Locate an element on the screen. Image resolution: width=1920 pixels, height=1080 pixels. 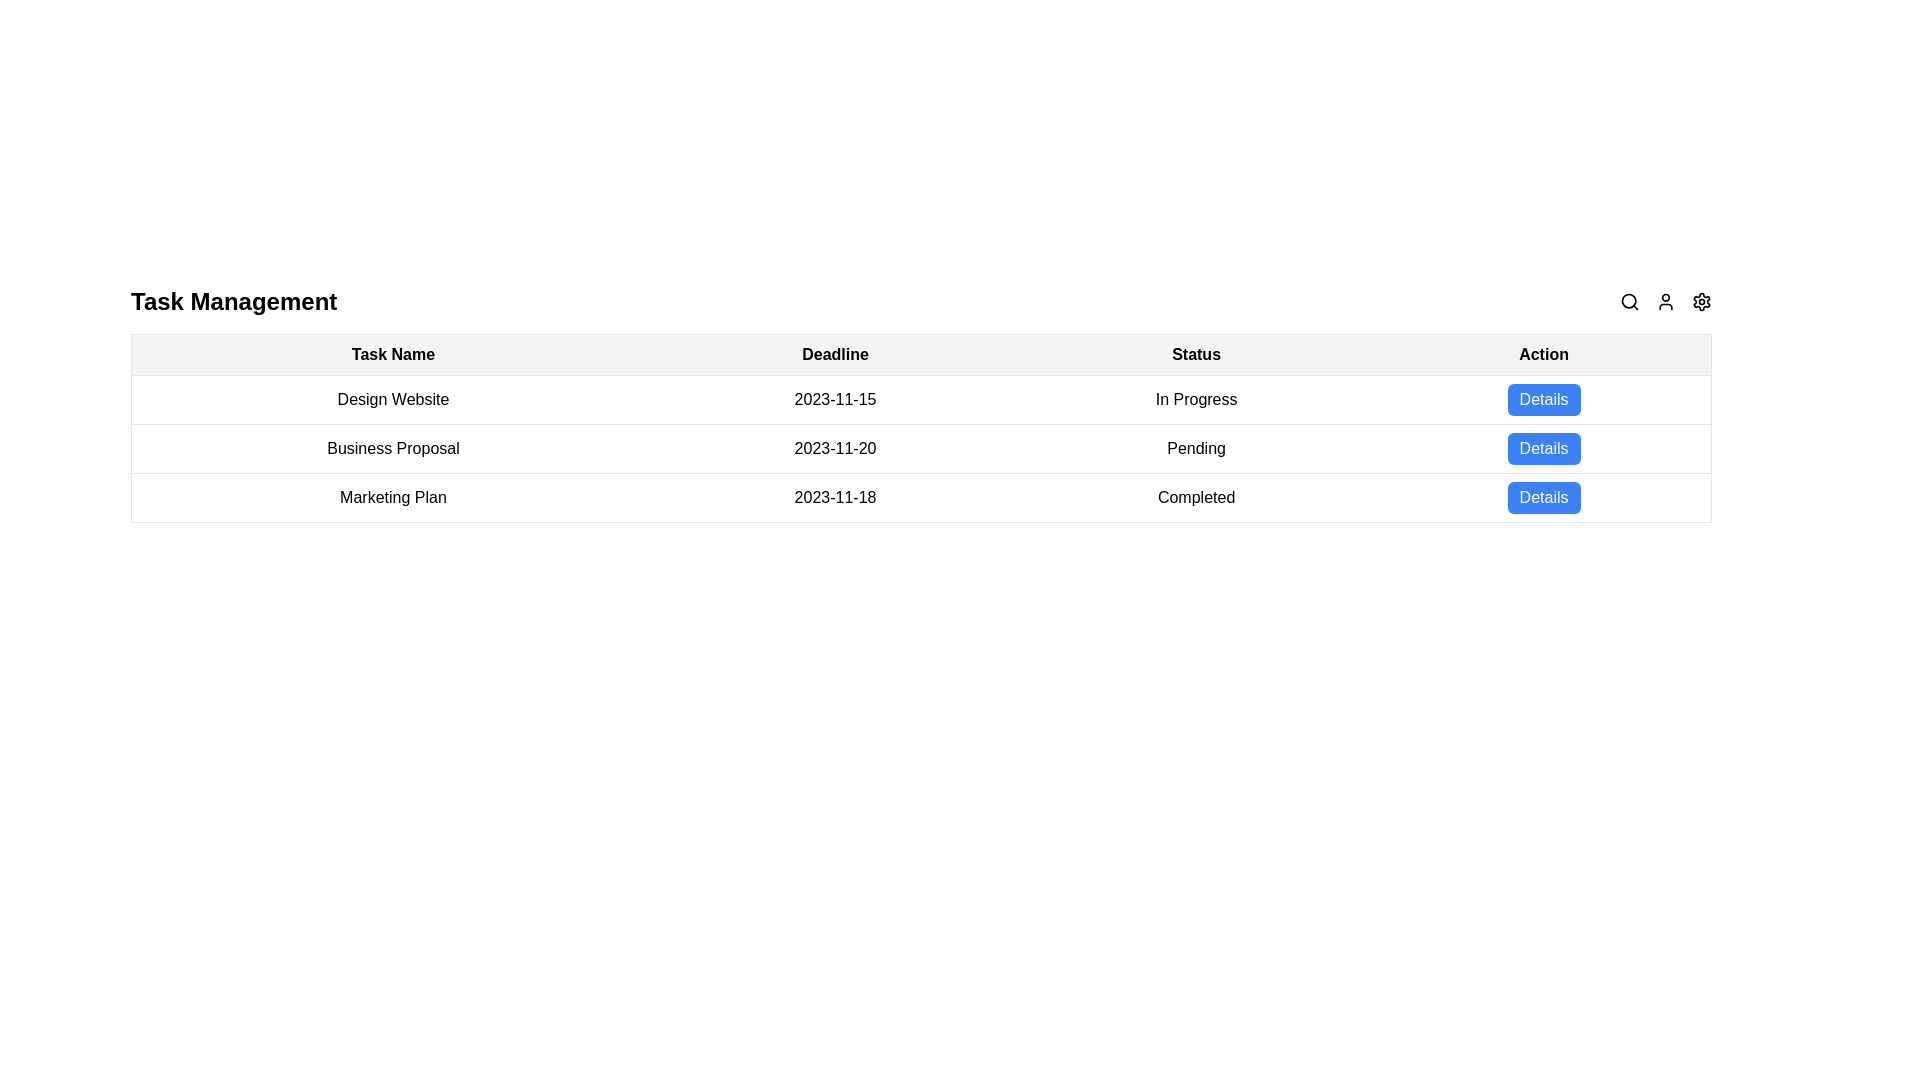
the gear icon button, which is the third icon from the right in the top-right corner of the interface is located at coordinates (1701, 301).